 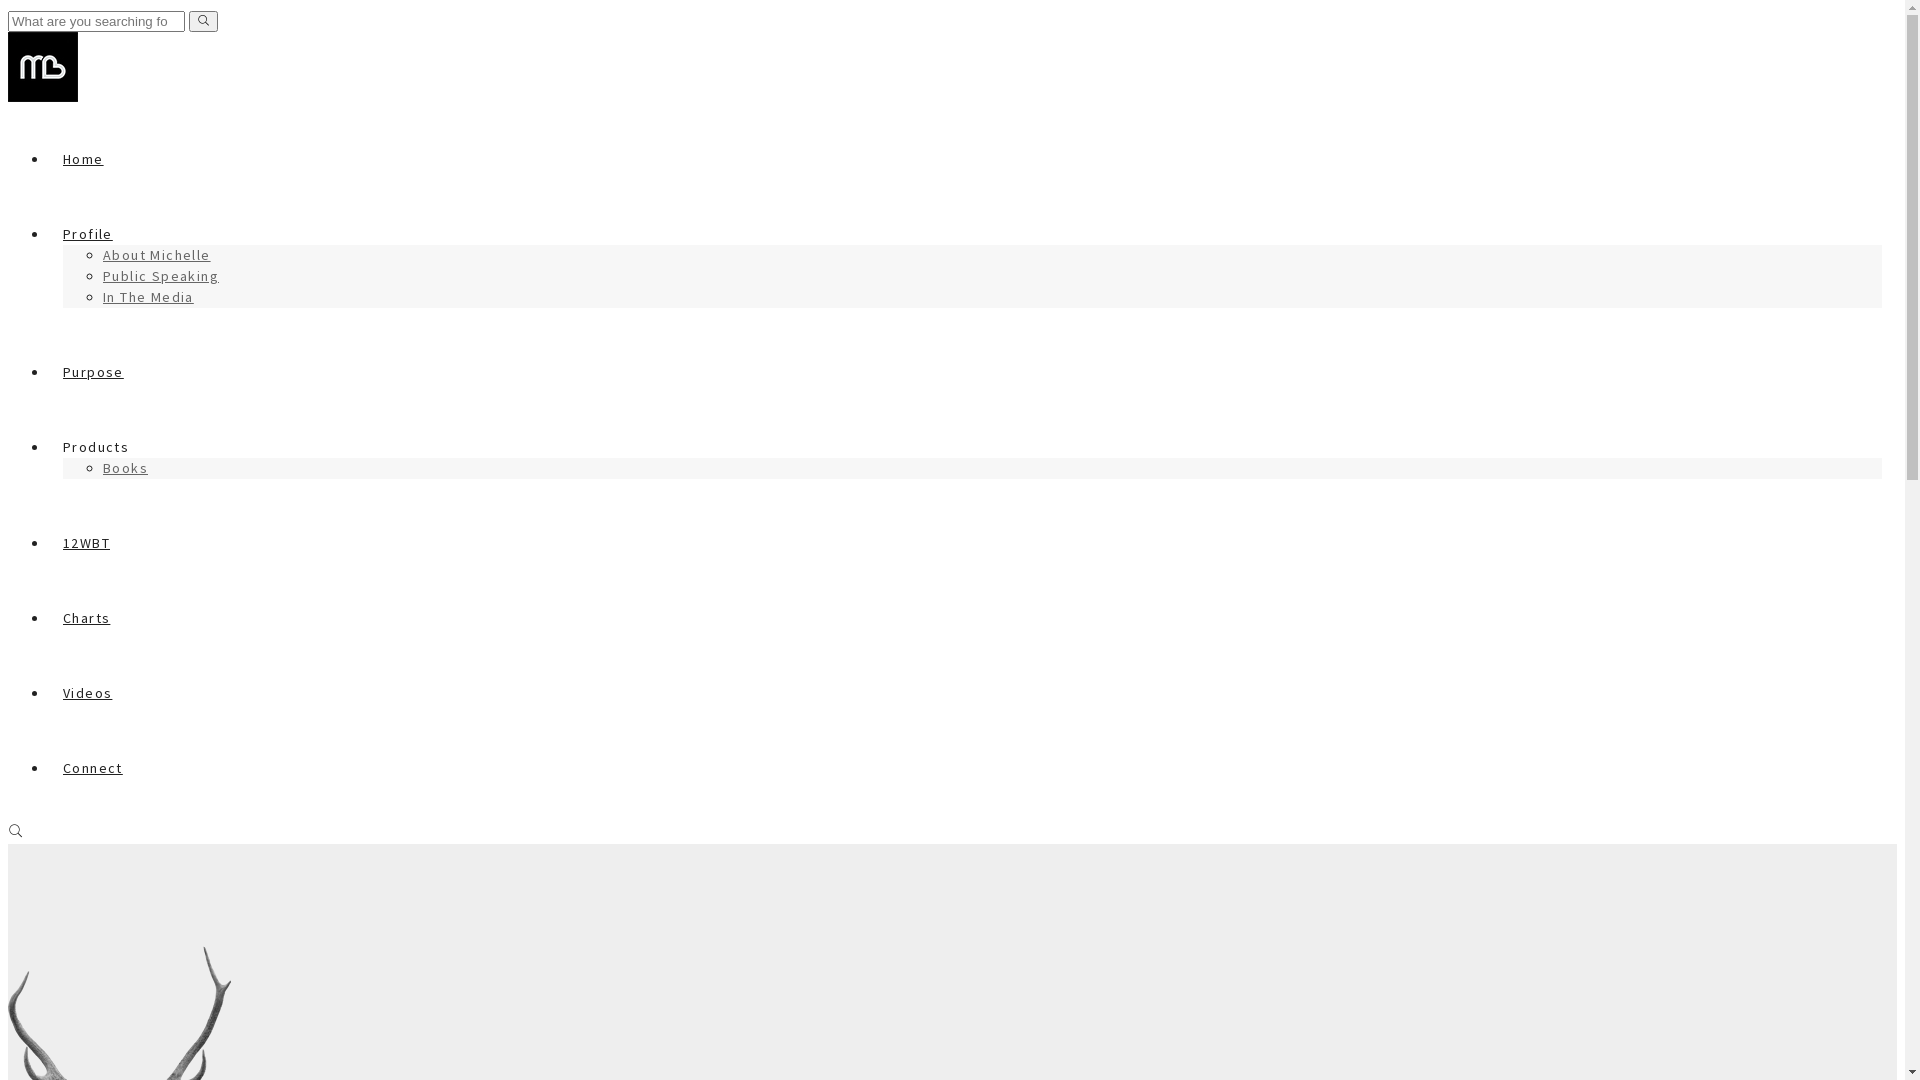 I want to click on 'Videos', so click(x=86, y=692).